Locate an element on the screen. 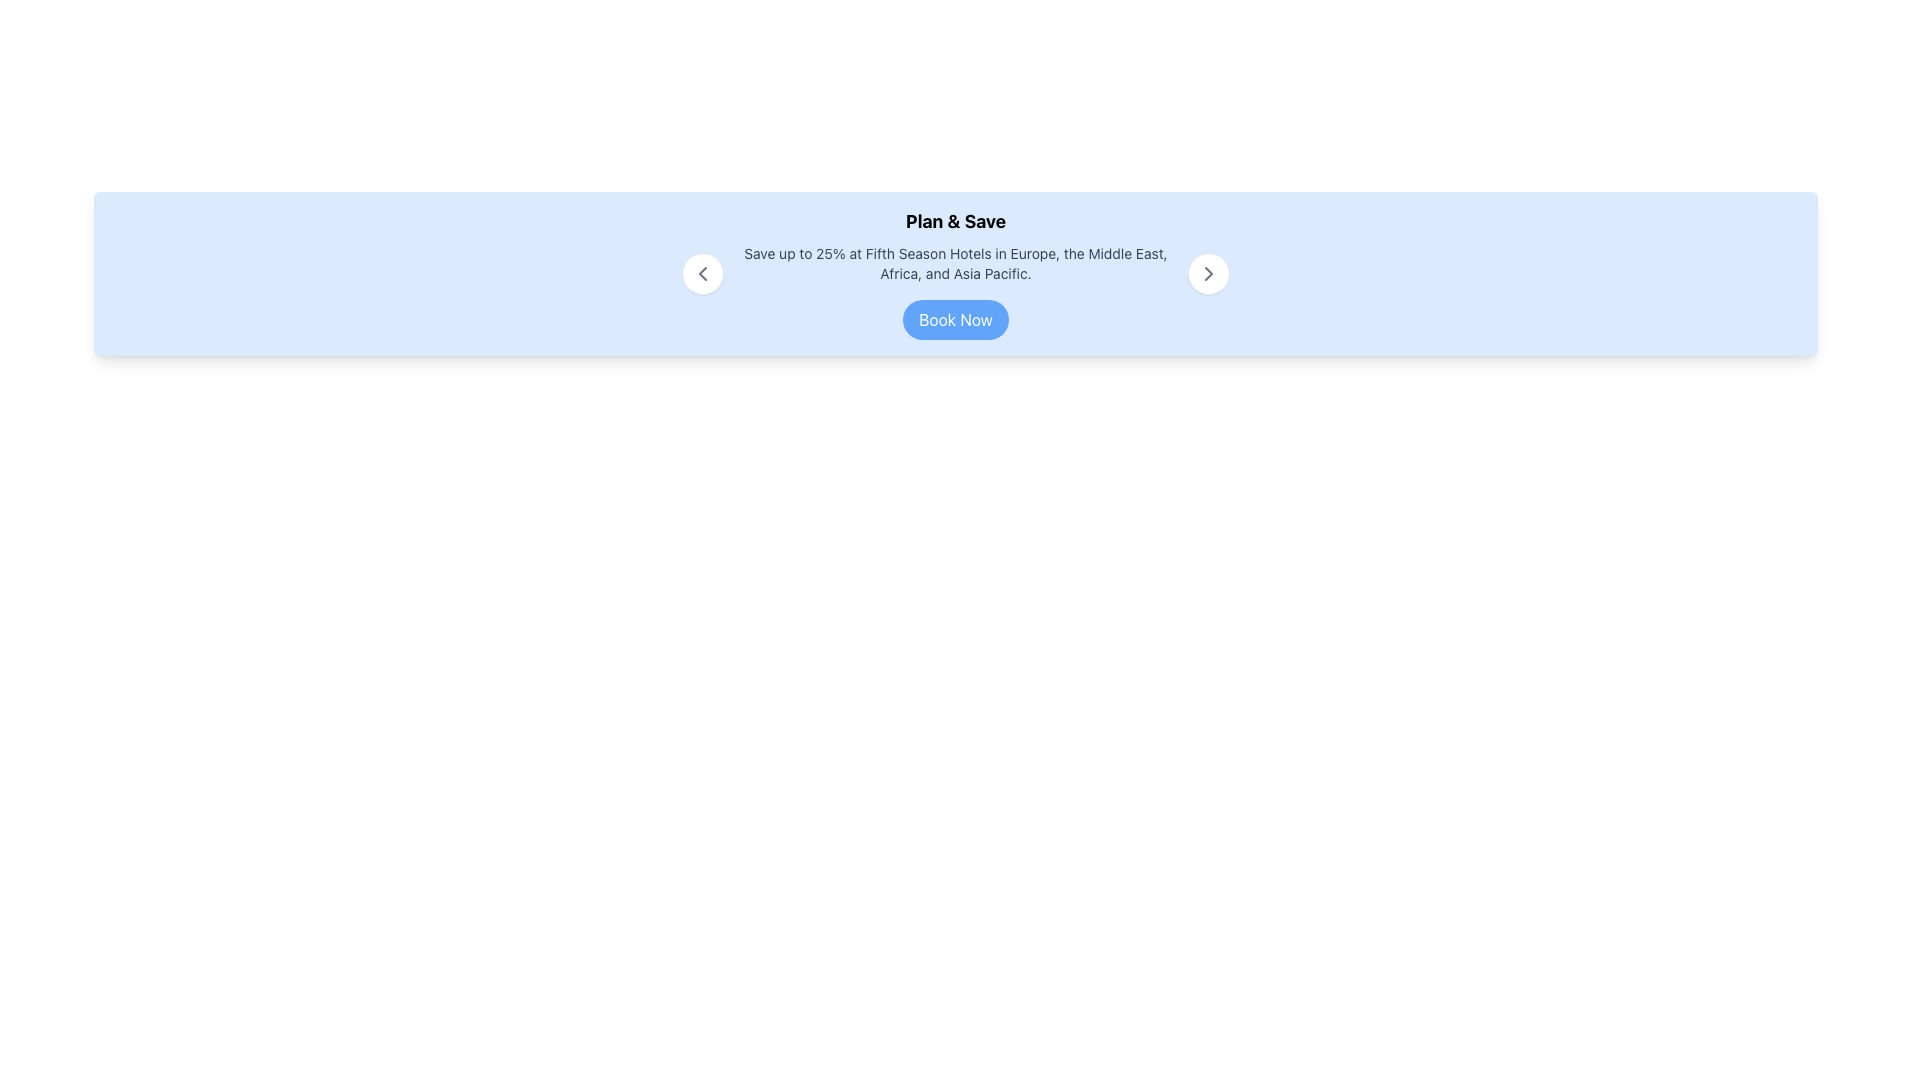 Image resolution: width=1920 pixels, height=1080 pixels. the chevron icon indicating forward navigation located in the right circular icon of the blue banner, which is part of a promotional offer interface is located at coordinates (1208, 273).